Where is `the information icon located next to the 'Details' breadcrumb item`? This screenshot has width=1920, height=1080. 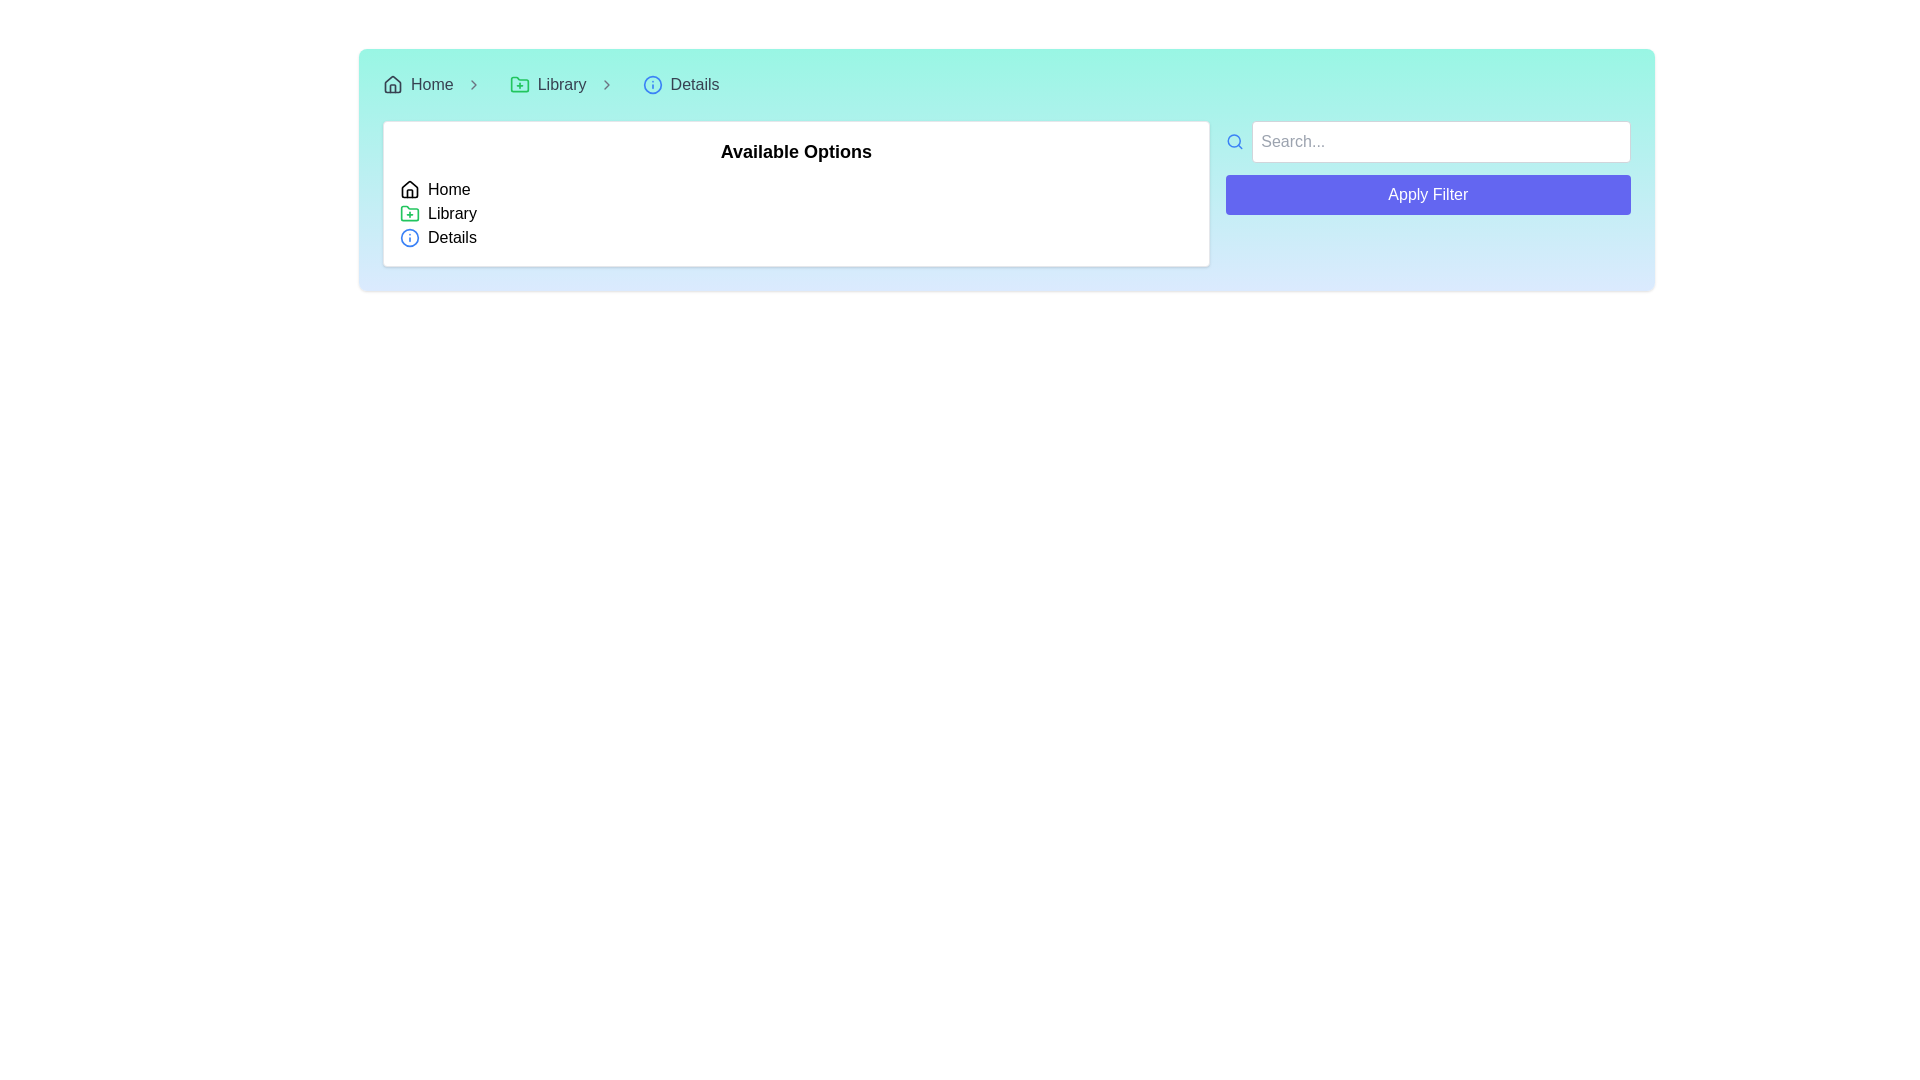
the information icon located next to the 'Details' breadcrumb item is located at coordinates (652, 83).